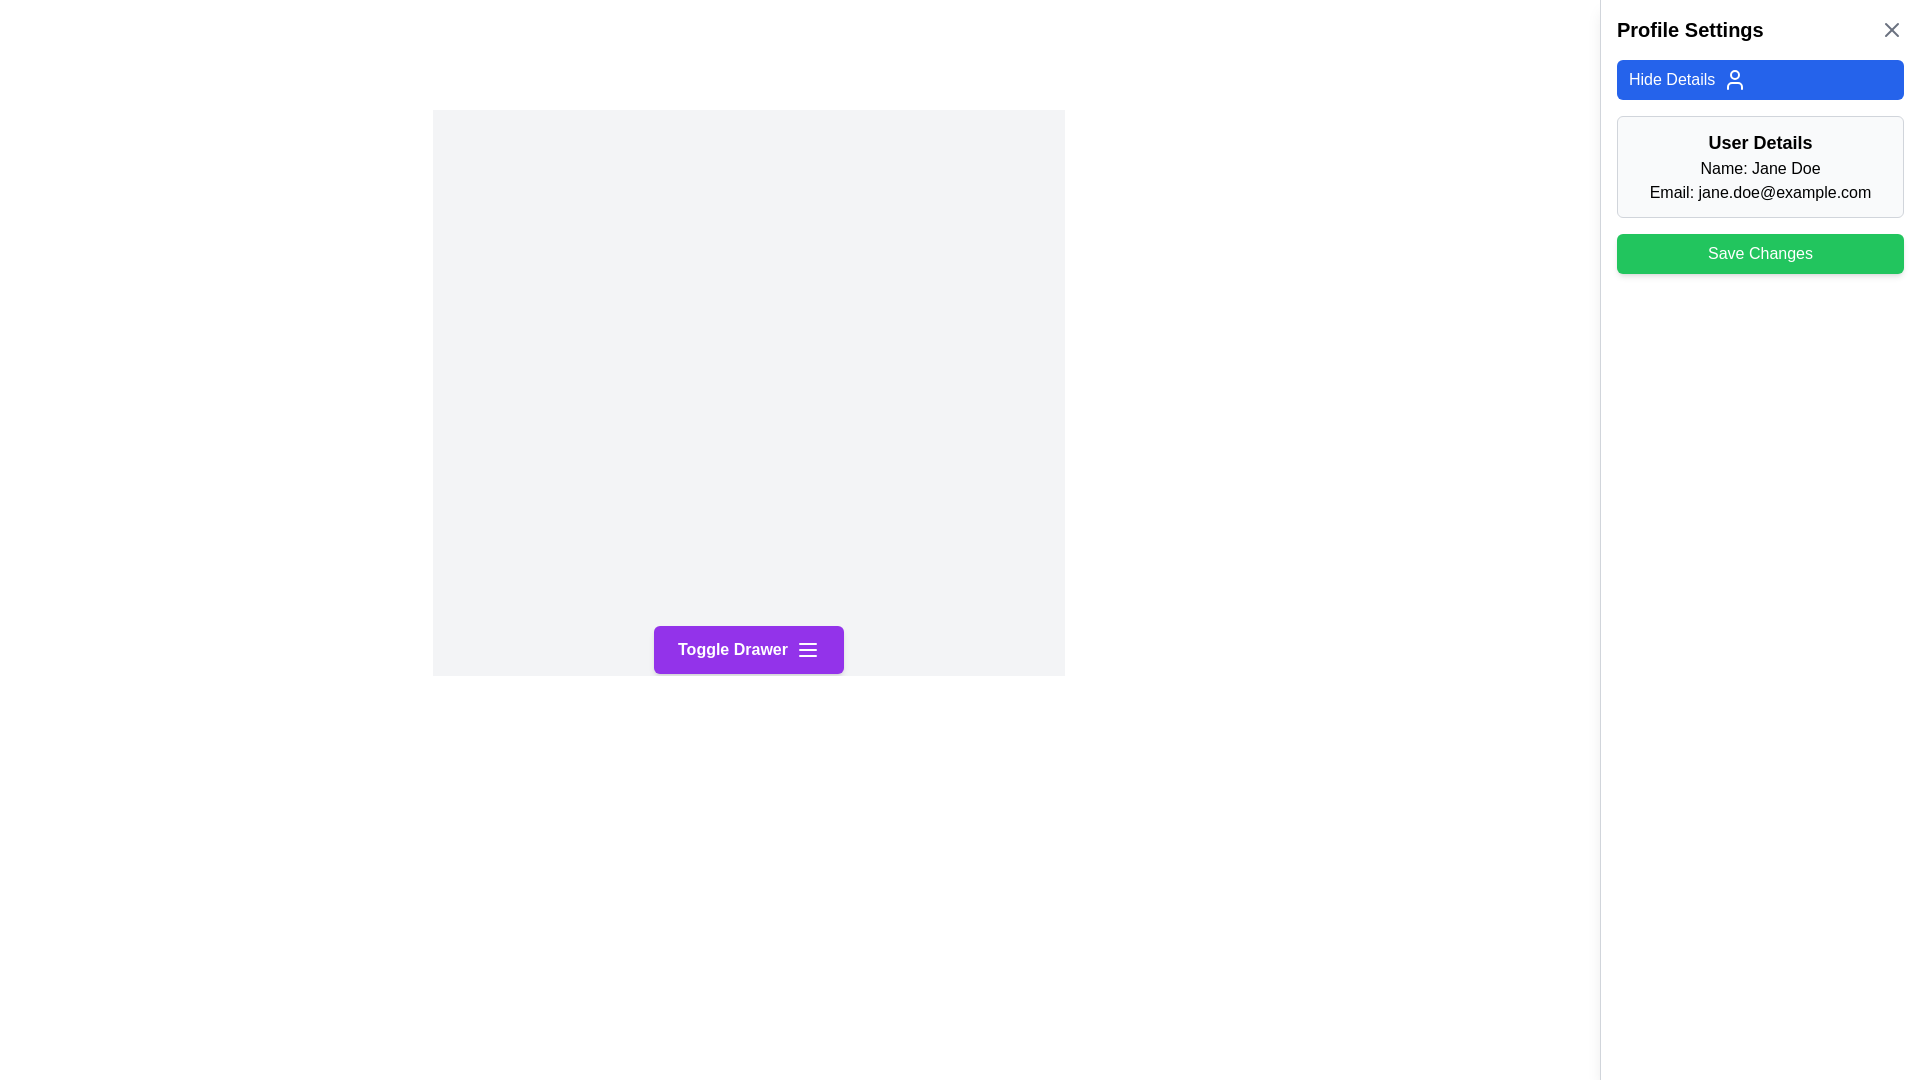  What do you see at coordinates (1760, 192) in the screenshot?
I see `the text label displaying the user's email address, which is located below the 'Name: Jane Doe' text within the 'User Details' section` at bounding box center [1760, 192].